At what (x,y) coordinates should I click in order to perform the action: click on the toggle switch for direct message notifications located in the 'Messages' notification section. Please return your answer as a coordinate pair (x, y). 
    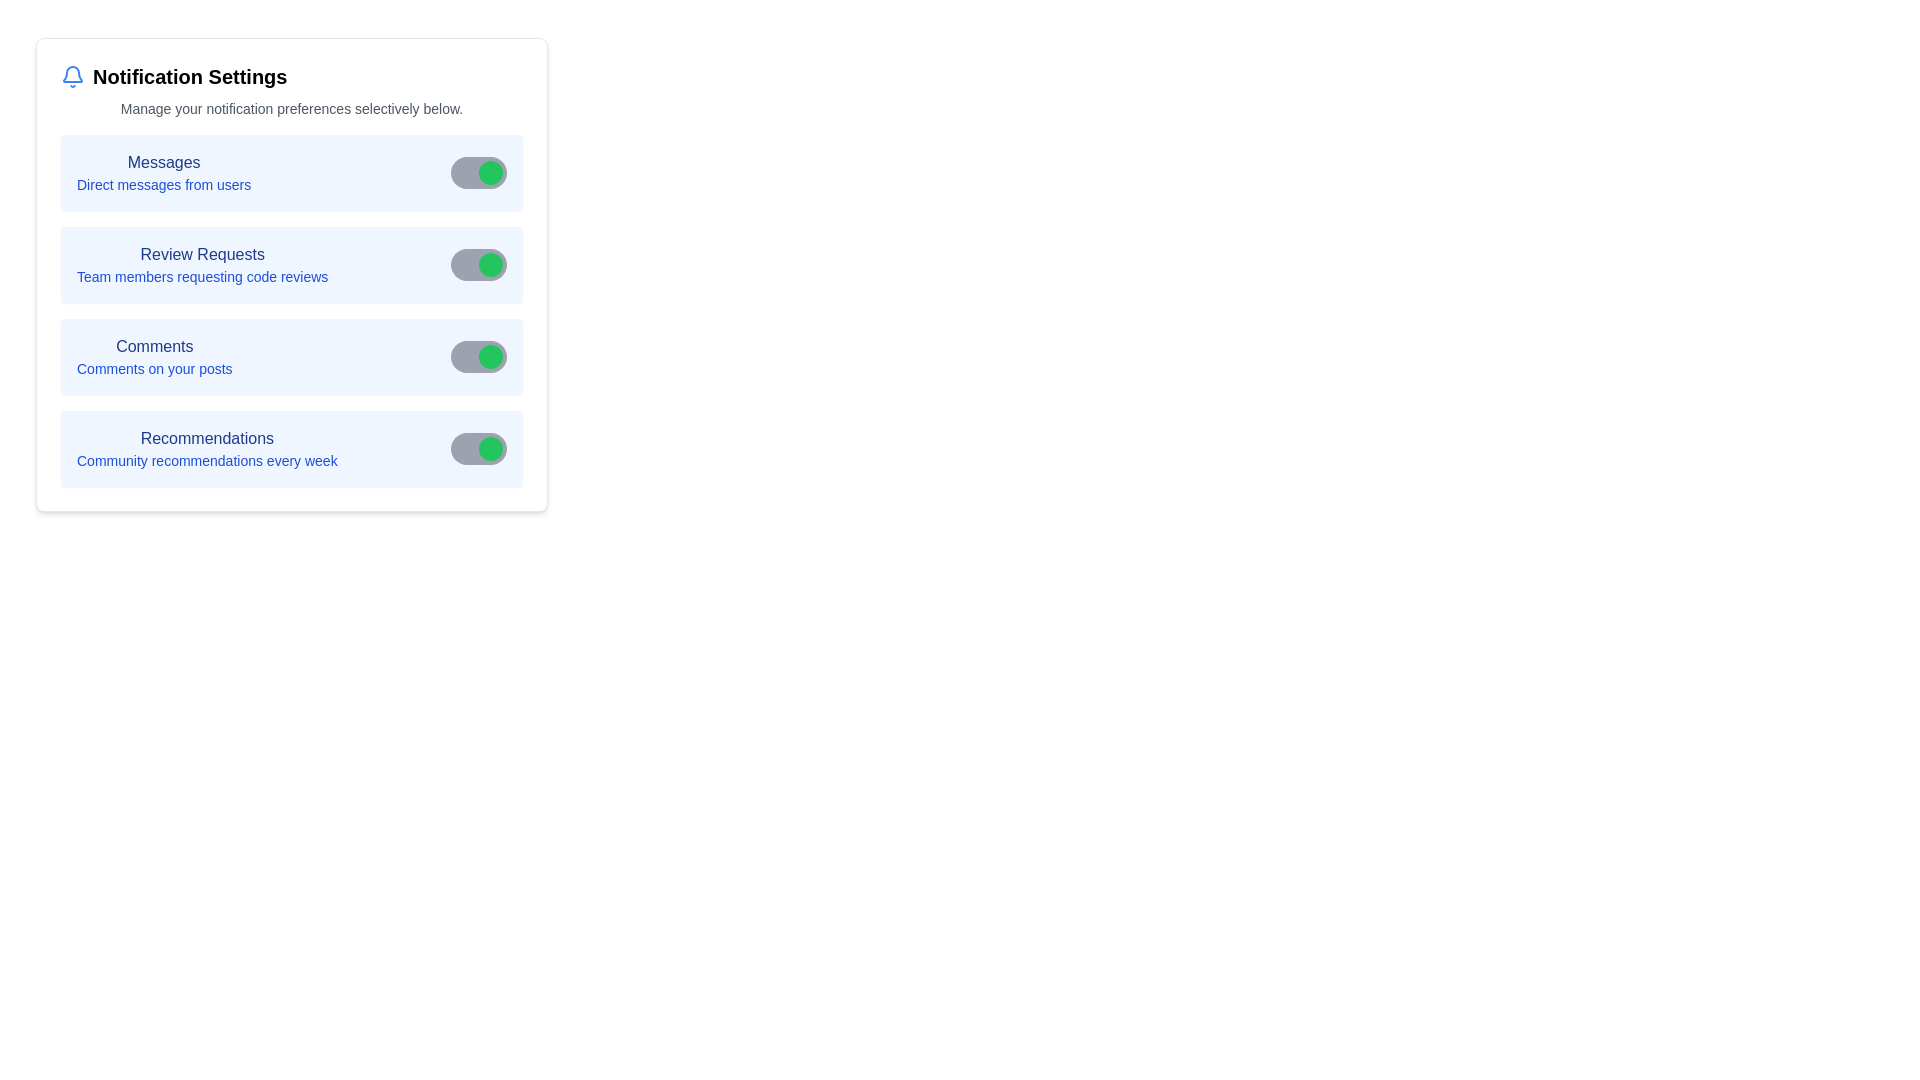
    Looking at the image, I should click on (478, 172).